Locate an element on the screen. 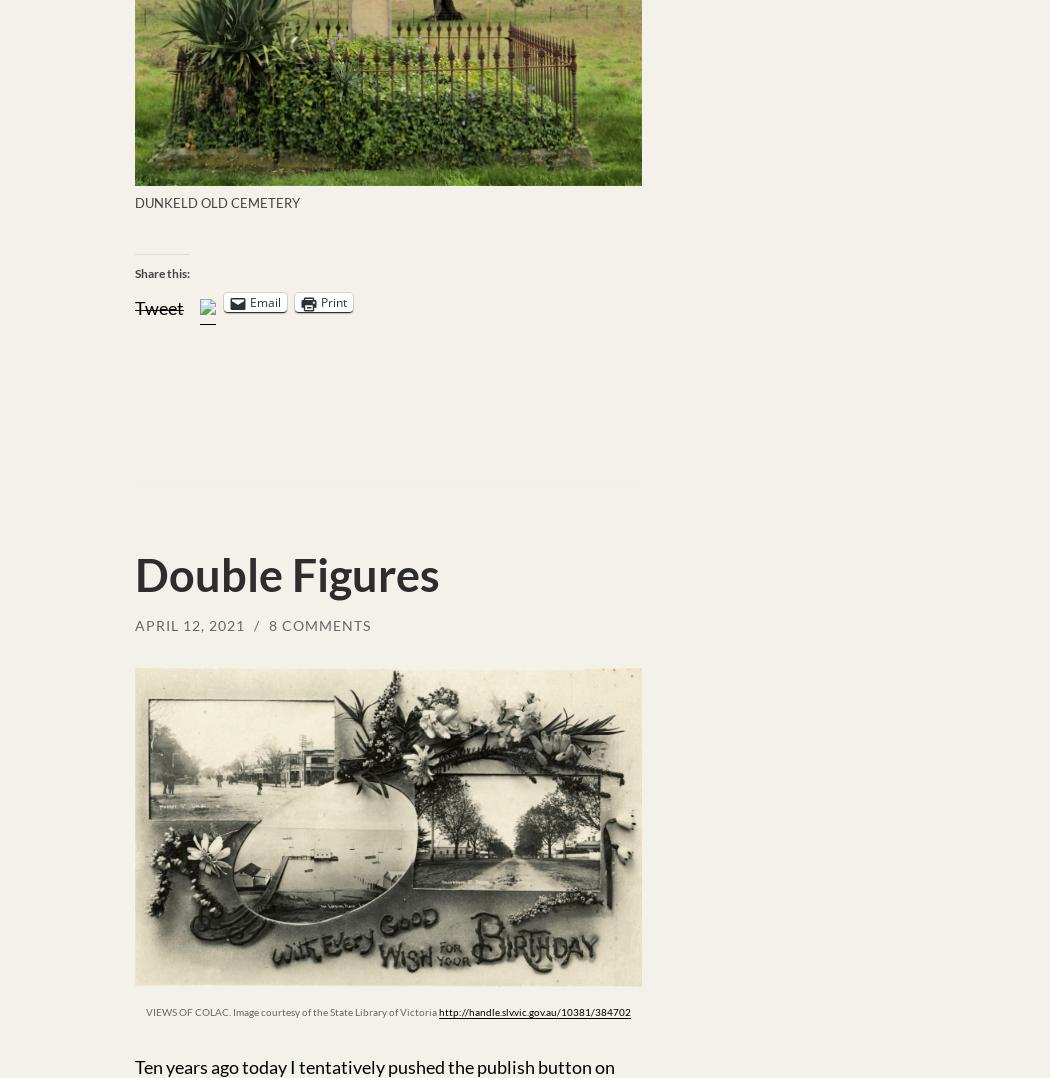 The image size is (1050, 1078). 'Print' is located at coordinates (334, 302).